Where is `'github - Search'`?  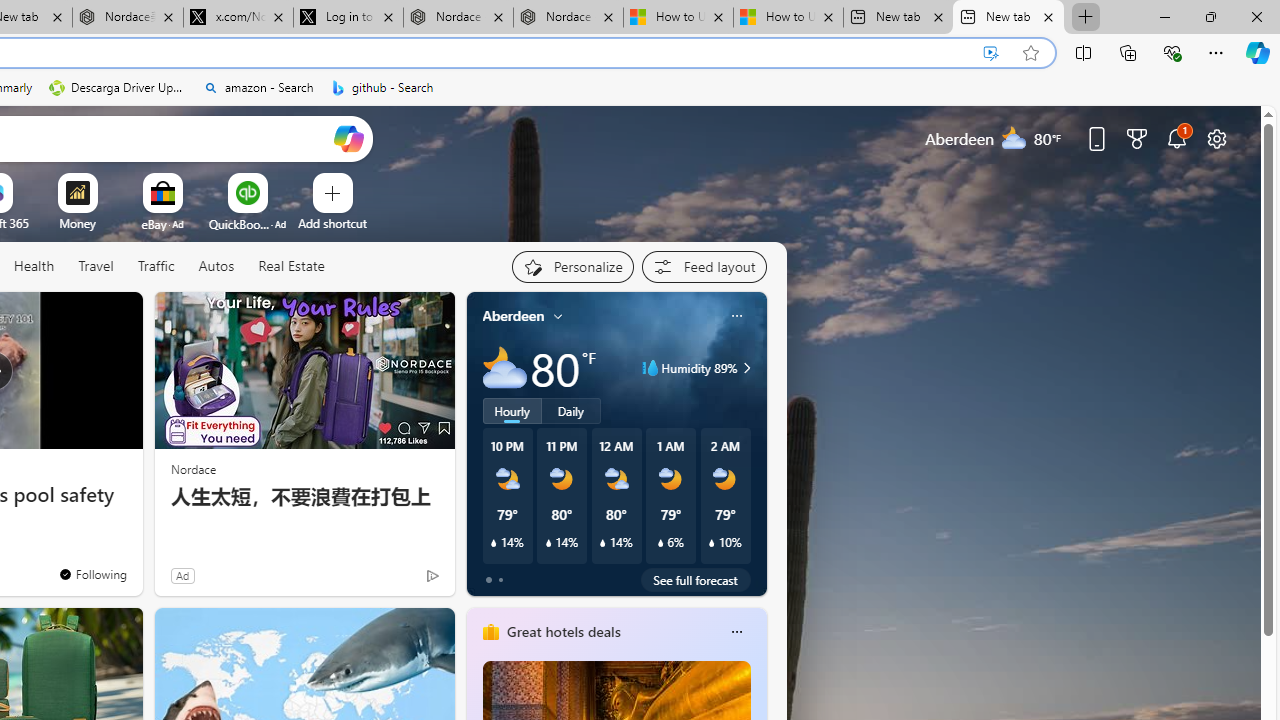
'github - Search' is located at coordinates (382, 87).